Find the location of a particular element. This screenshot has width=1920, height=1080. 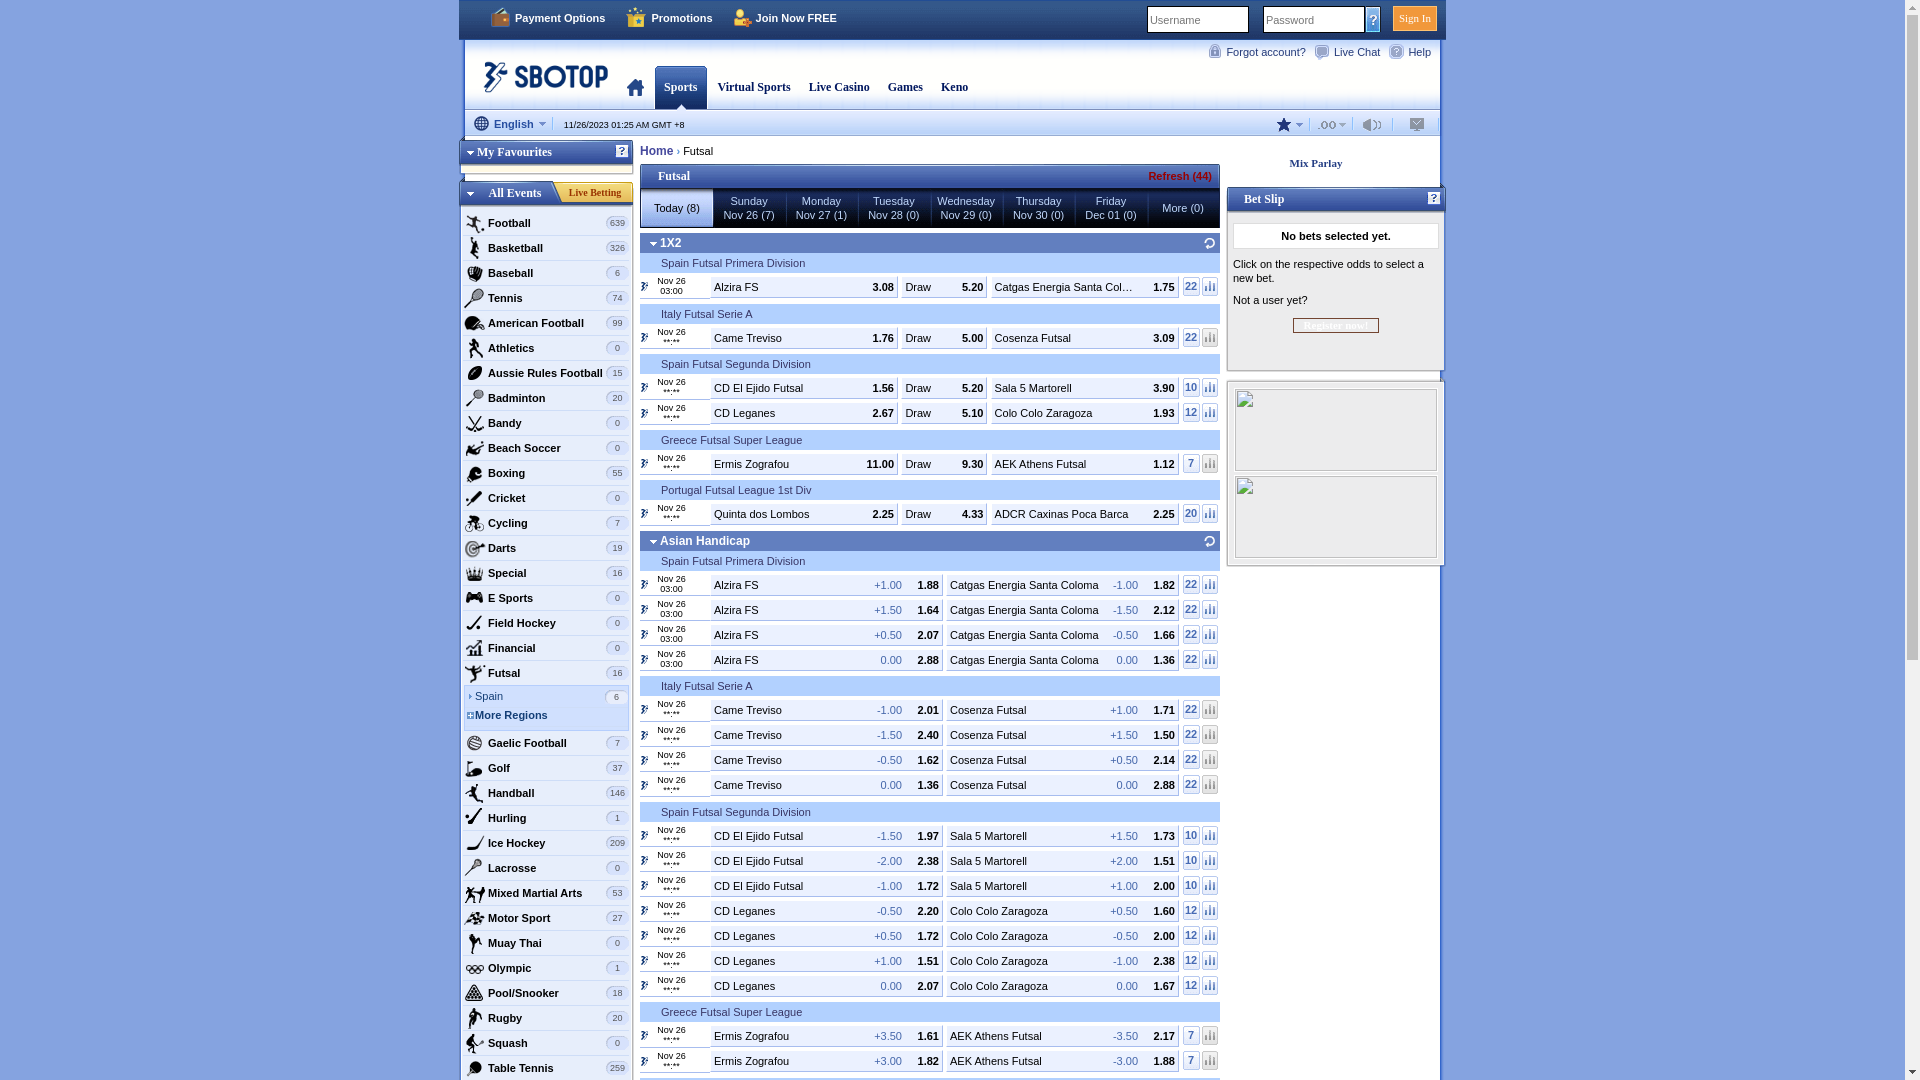

'More (0)' is located at coordinates (1147, 208).